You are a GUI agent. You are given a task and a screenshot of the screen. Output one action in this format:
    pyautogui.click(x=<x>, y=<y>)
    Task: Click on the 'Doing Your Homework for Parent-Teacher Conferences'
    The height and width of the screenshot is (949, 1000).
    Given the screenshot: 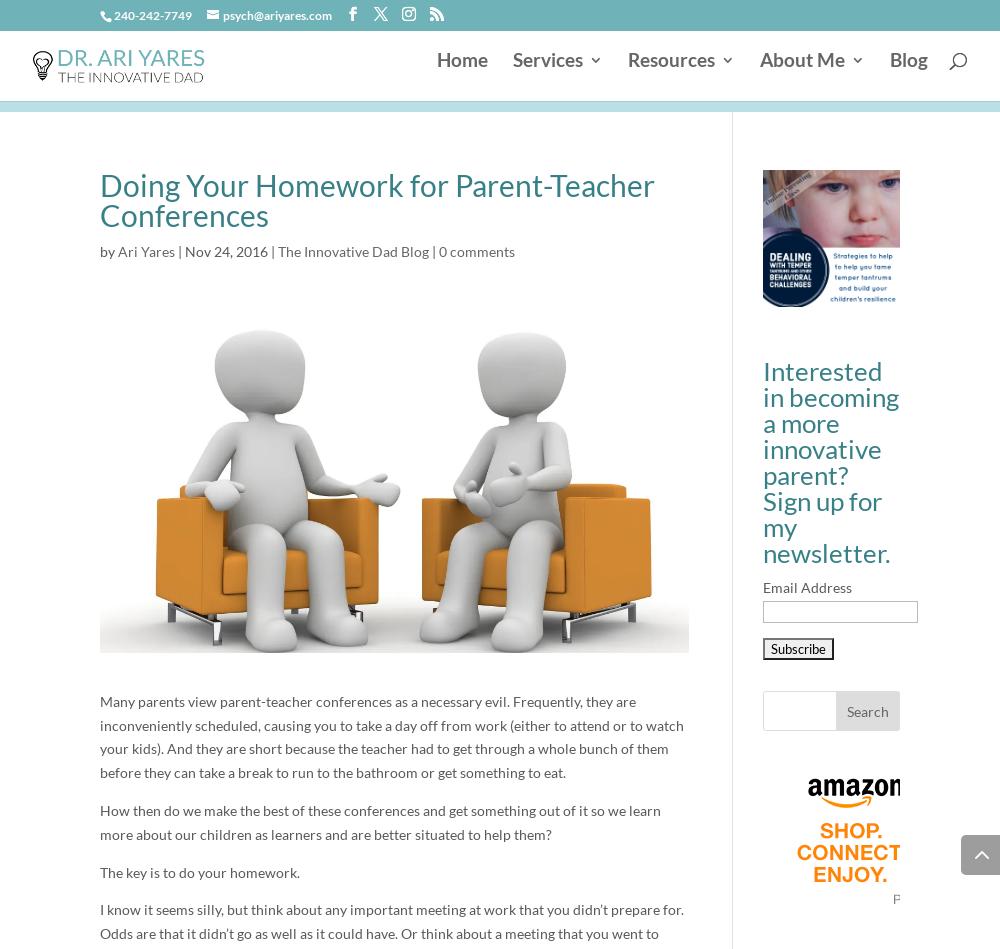 What is the action you would take?
    pyautogui.click(x=377, y=198)
    